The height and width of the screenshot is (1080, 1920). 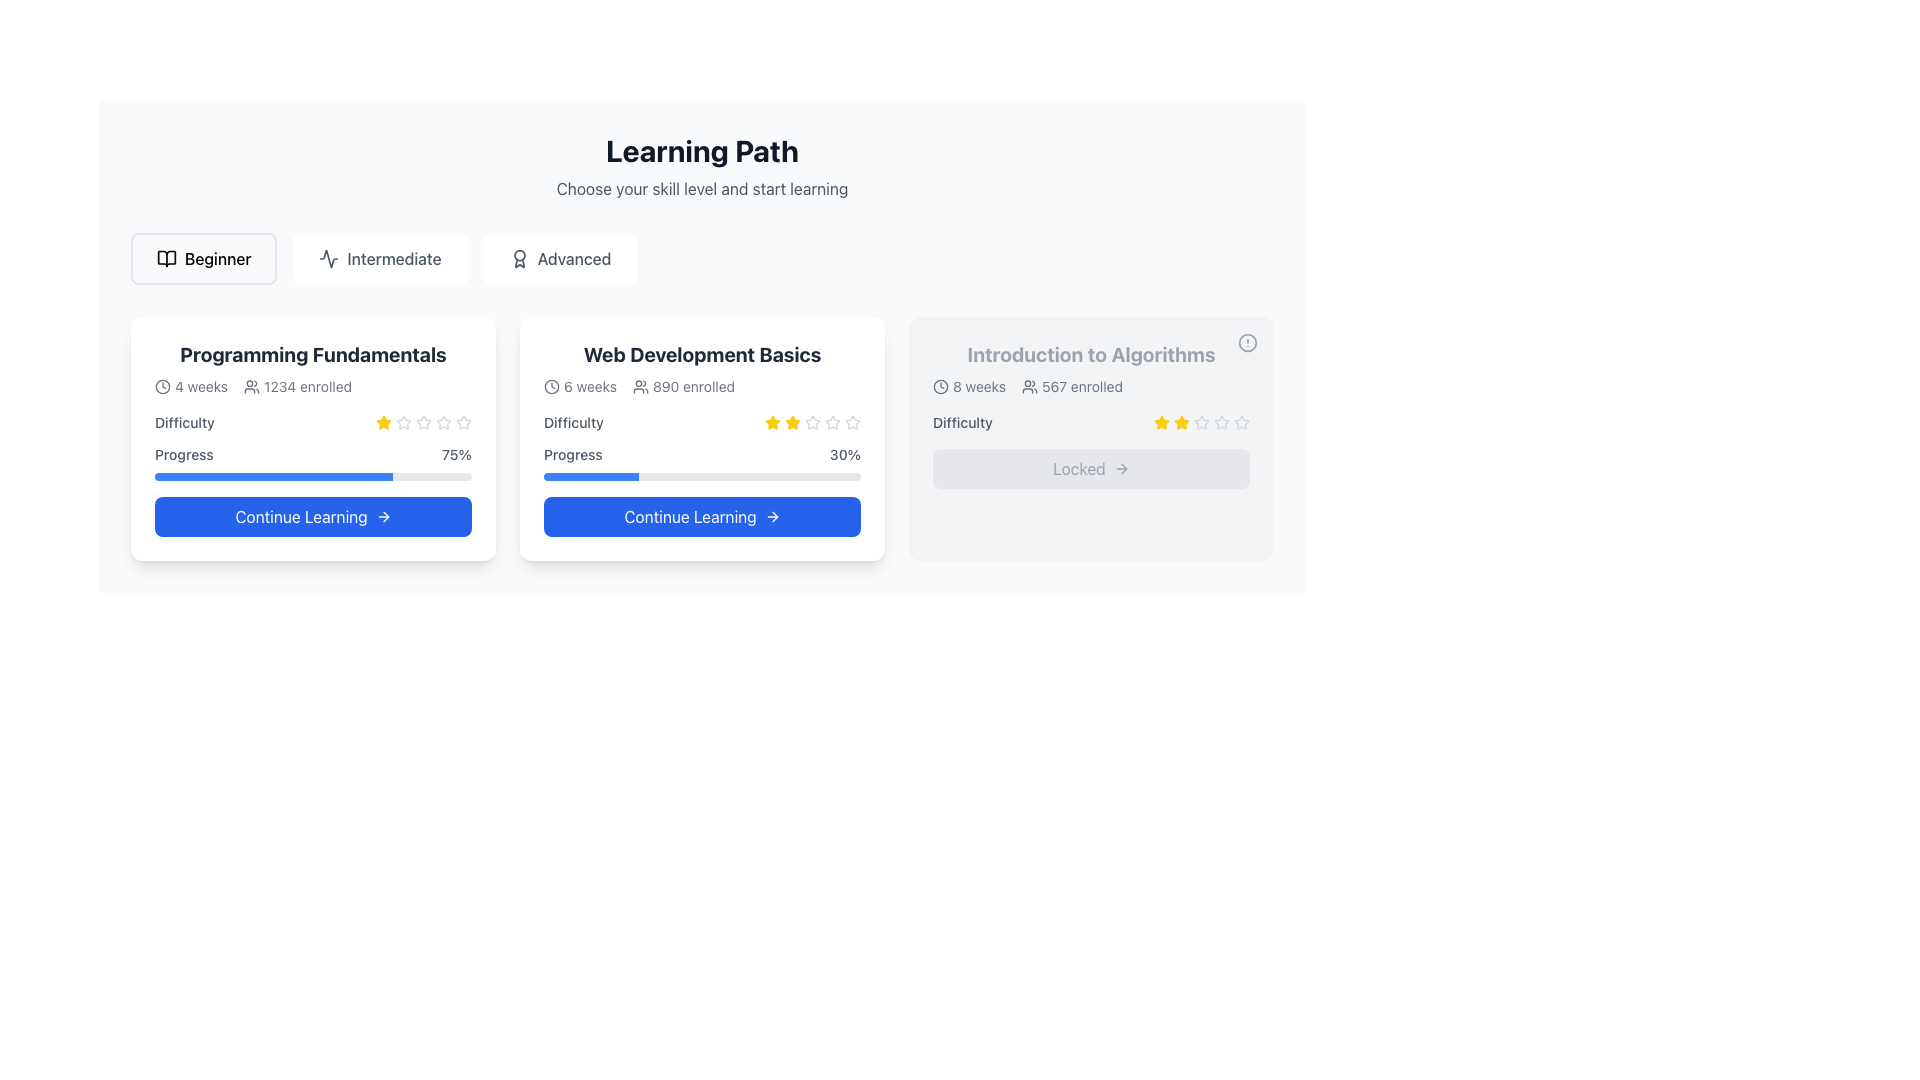 What do you see at coordinates (791, 421) in the screenshot?
I see `the third rating star icon under the 'Difficulty' label in the 'Web Development Basics' card to set or view the rating` at bounding box center [791, 421].